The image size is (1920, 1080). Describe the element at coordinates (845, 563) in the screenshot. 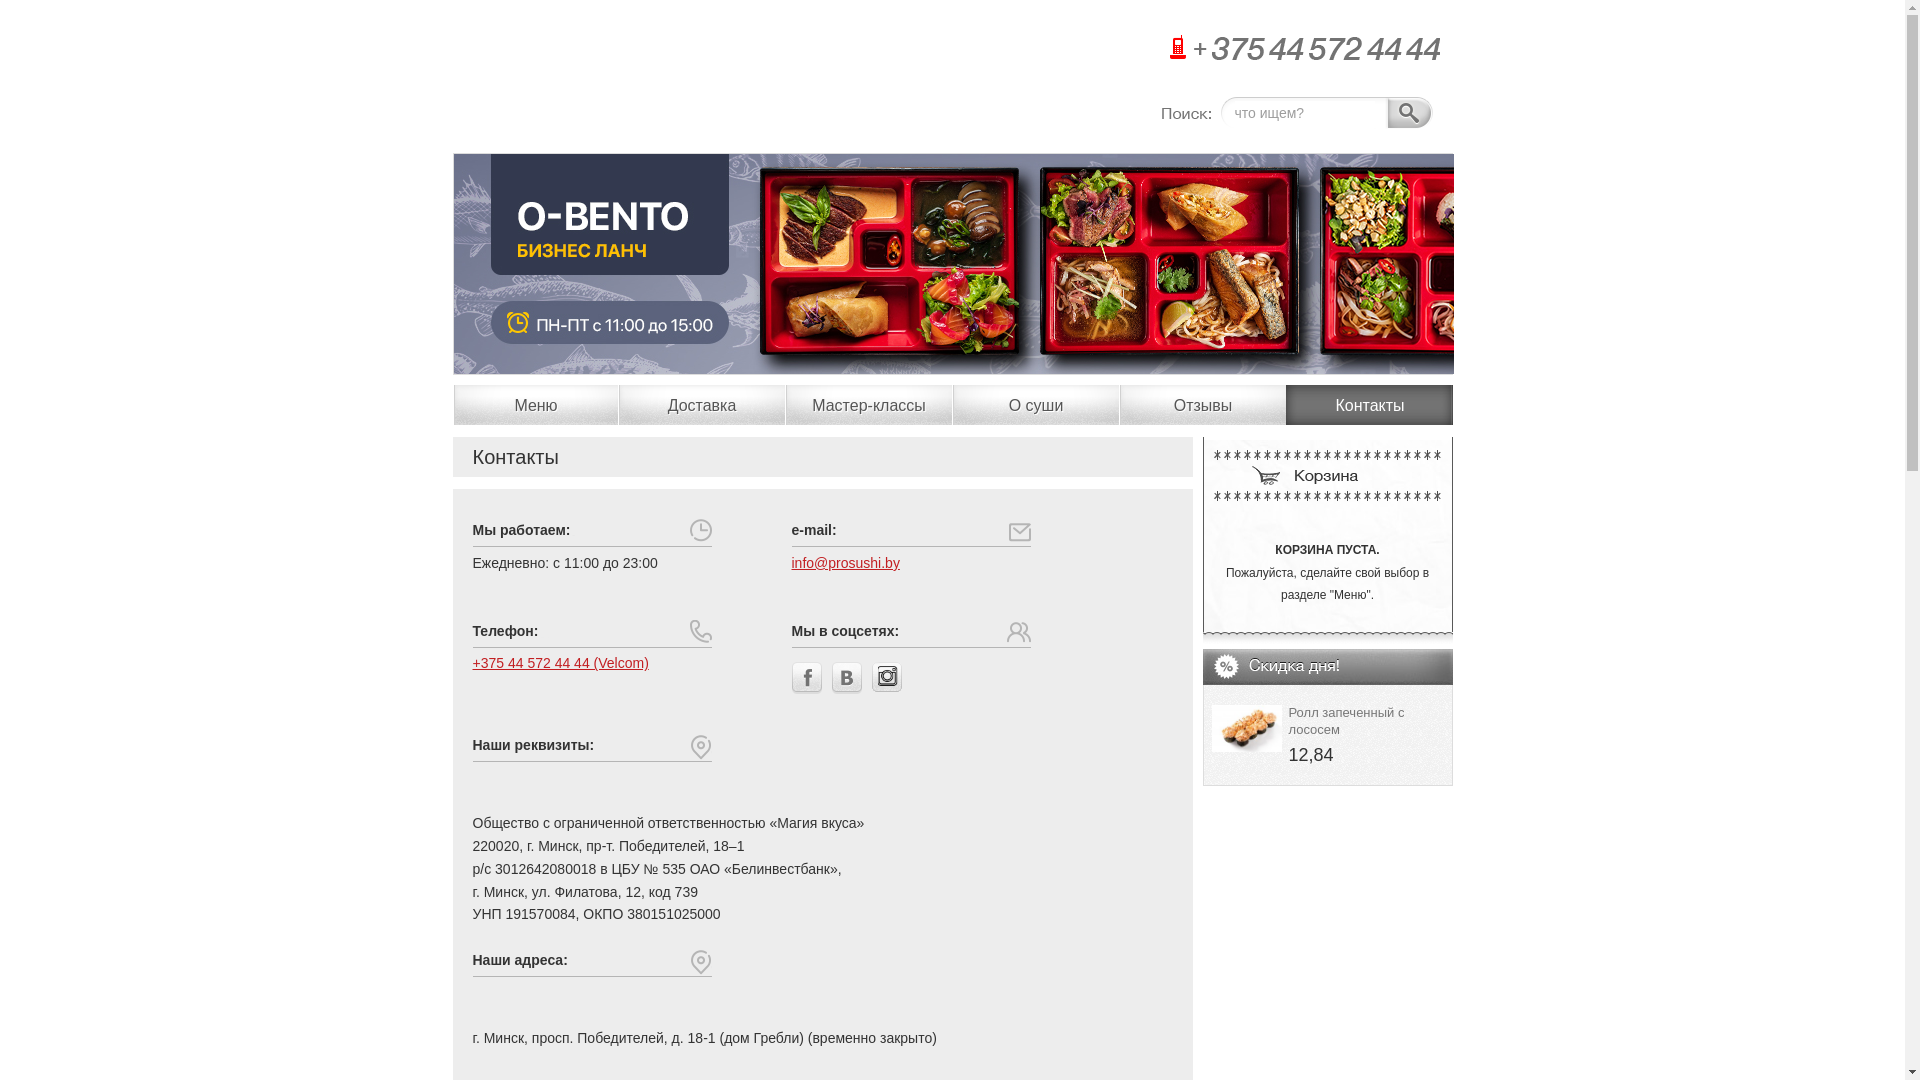

I see `'info@prosushi.by'` at that location.